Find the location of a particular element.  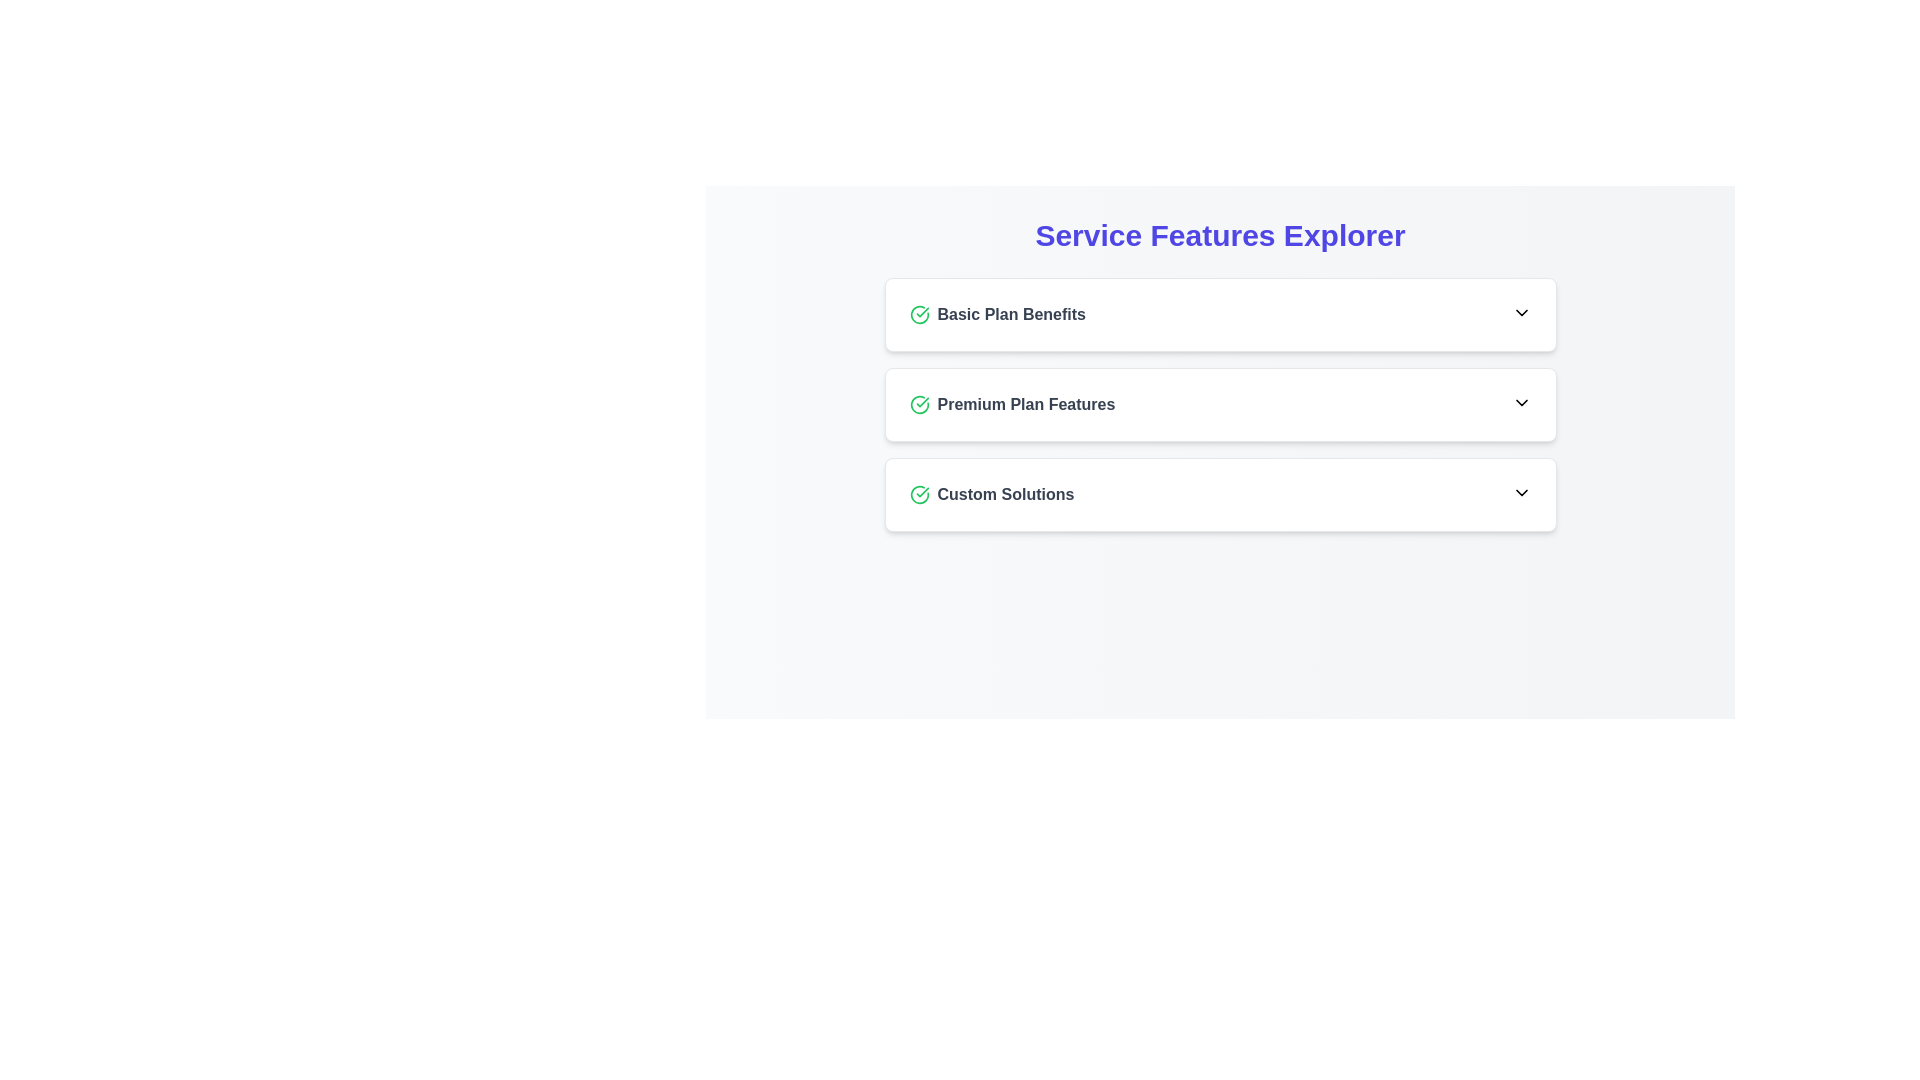

the collapsible panel titled 'Service Features Explorer', specifically the middle block indicating 'Premium Plan Features' is located at coordinates (1219, 374).